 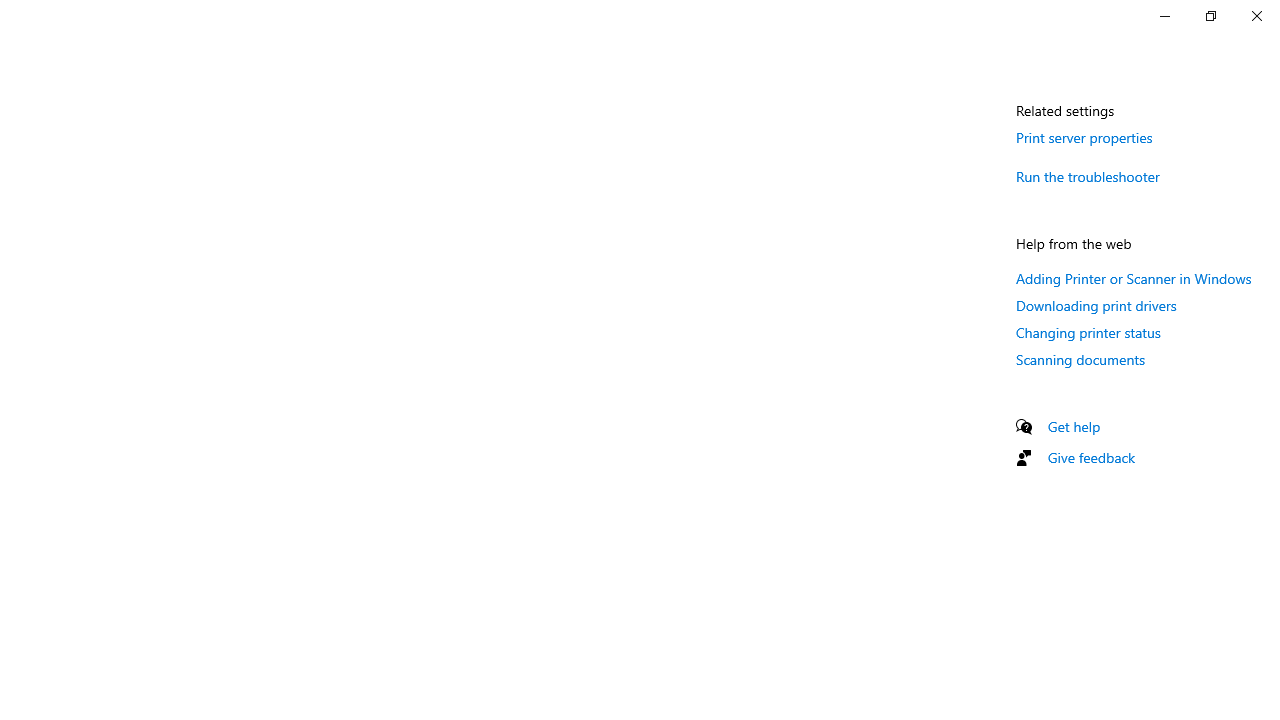 I want to click on 'Changing printer status', so click(x=1087, y=331).